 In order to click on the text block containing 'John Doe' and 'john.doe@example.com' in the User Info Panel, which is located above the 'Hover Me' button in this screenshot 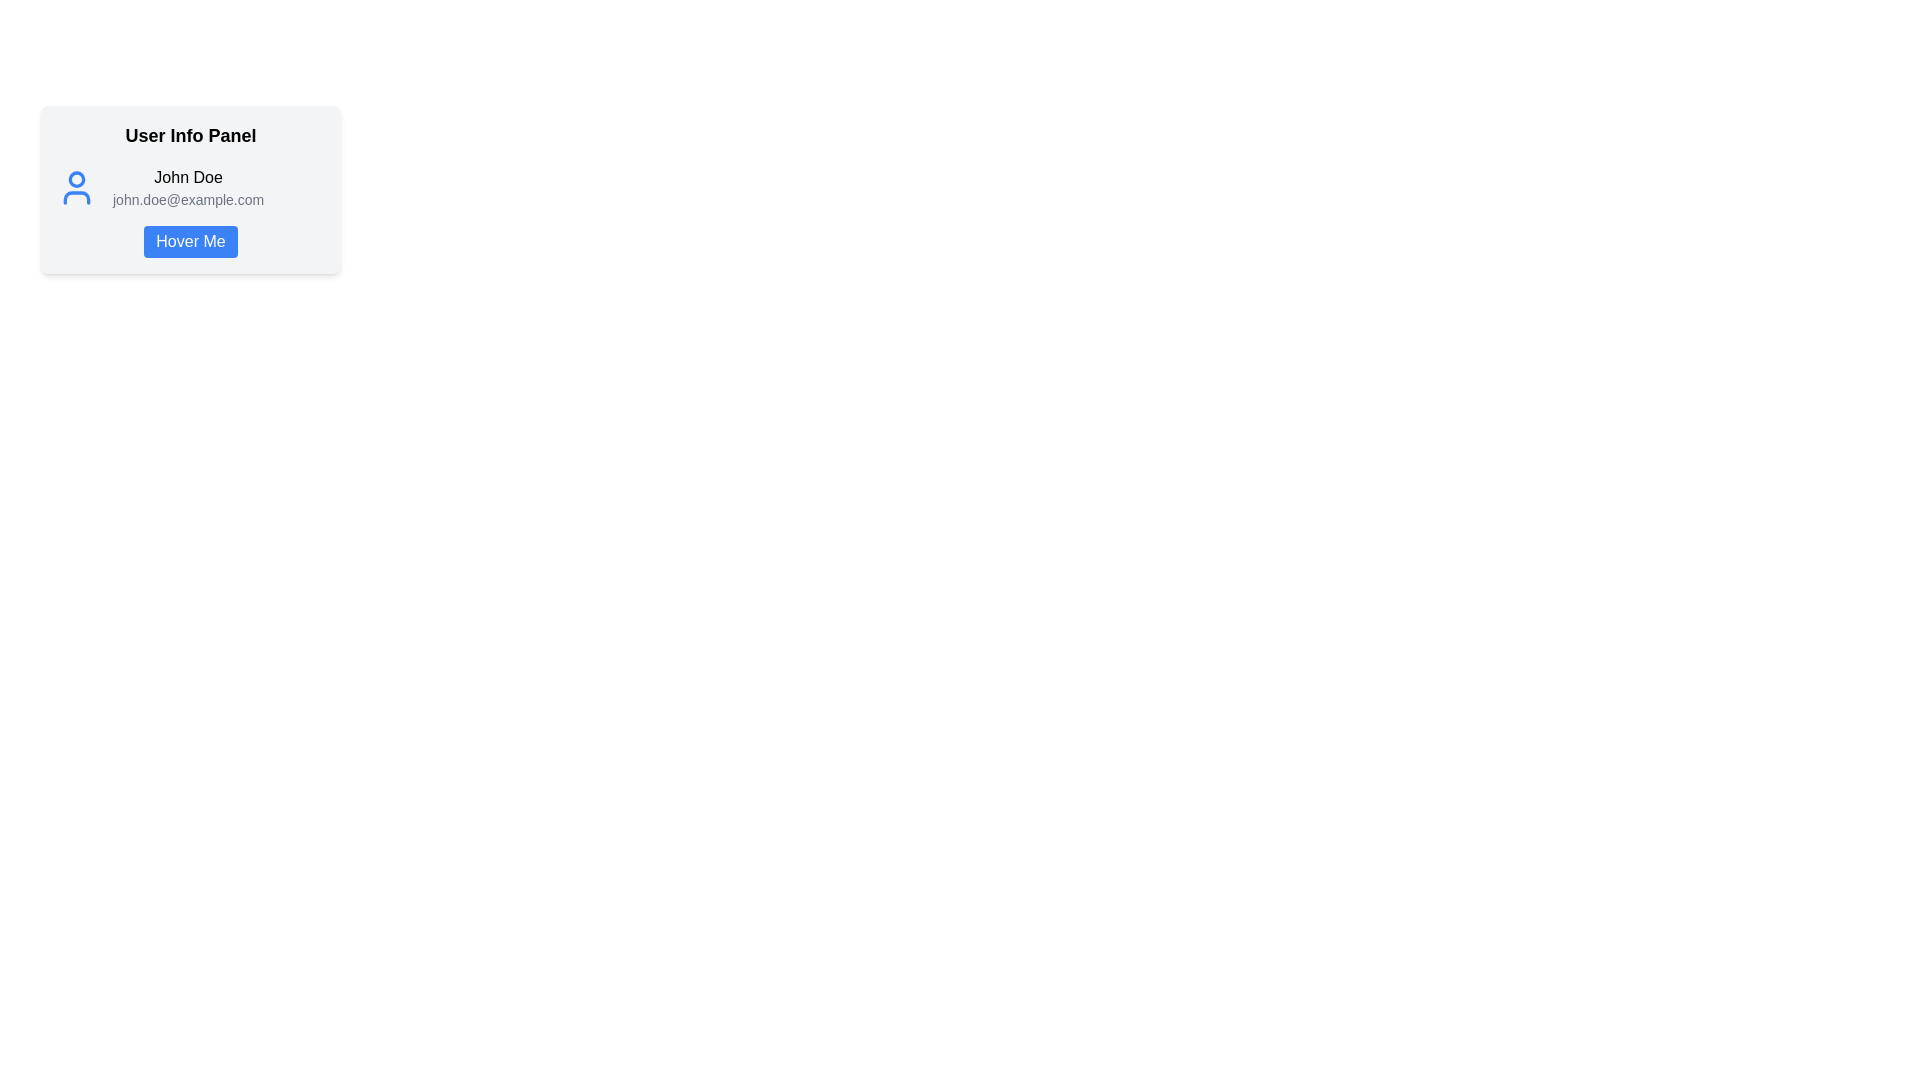, I will do `click(188, 188)`.